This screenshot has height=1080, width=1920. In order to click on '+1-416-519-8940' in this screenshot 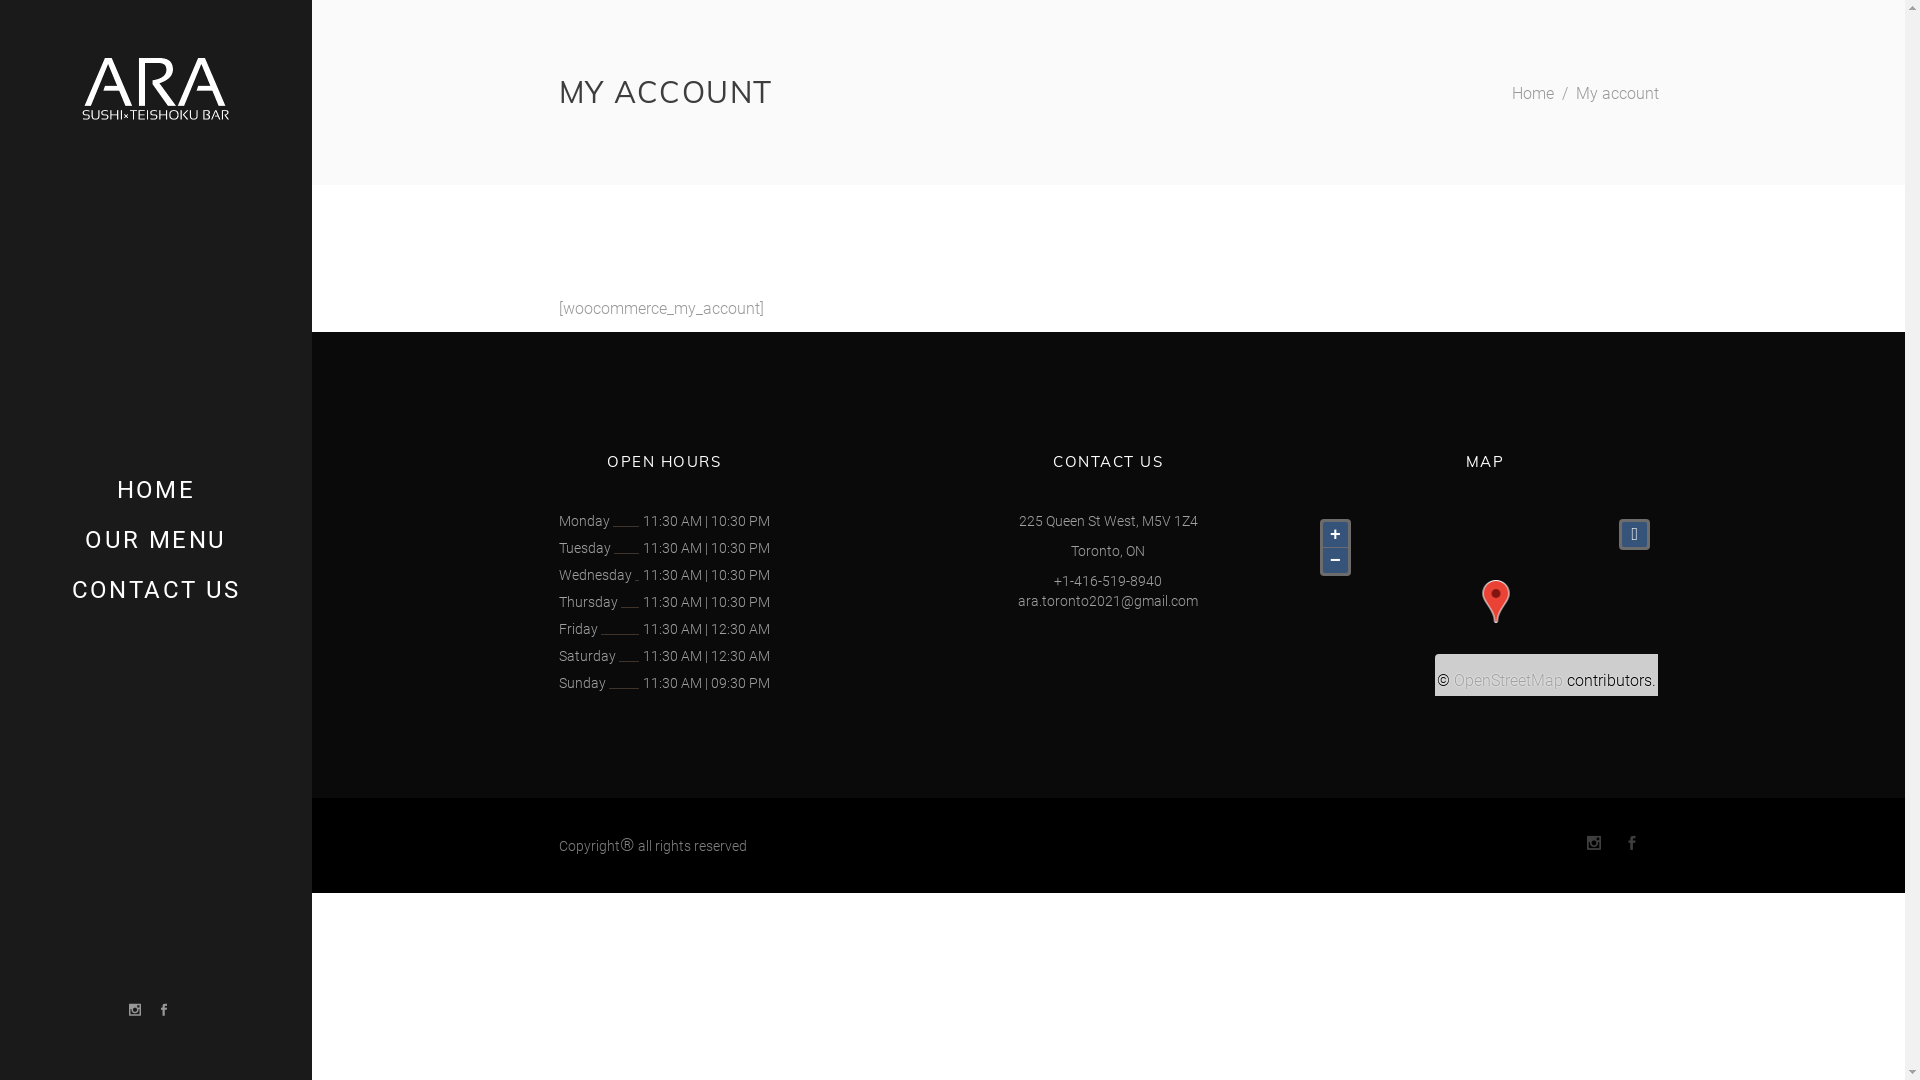, I will do `click(1107, 579)`.